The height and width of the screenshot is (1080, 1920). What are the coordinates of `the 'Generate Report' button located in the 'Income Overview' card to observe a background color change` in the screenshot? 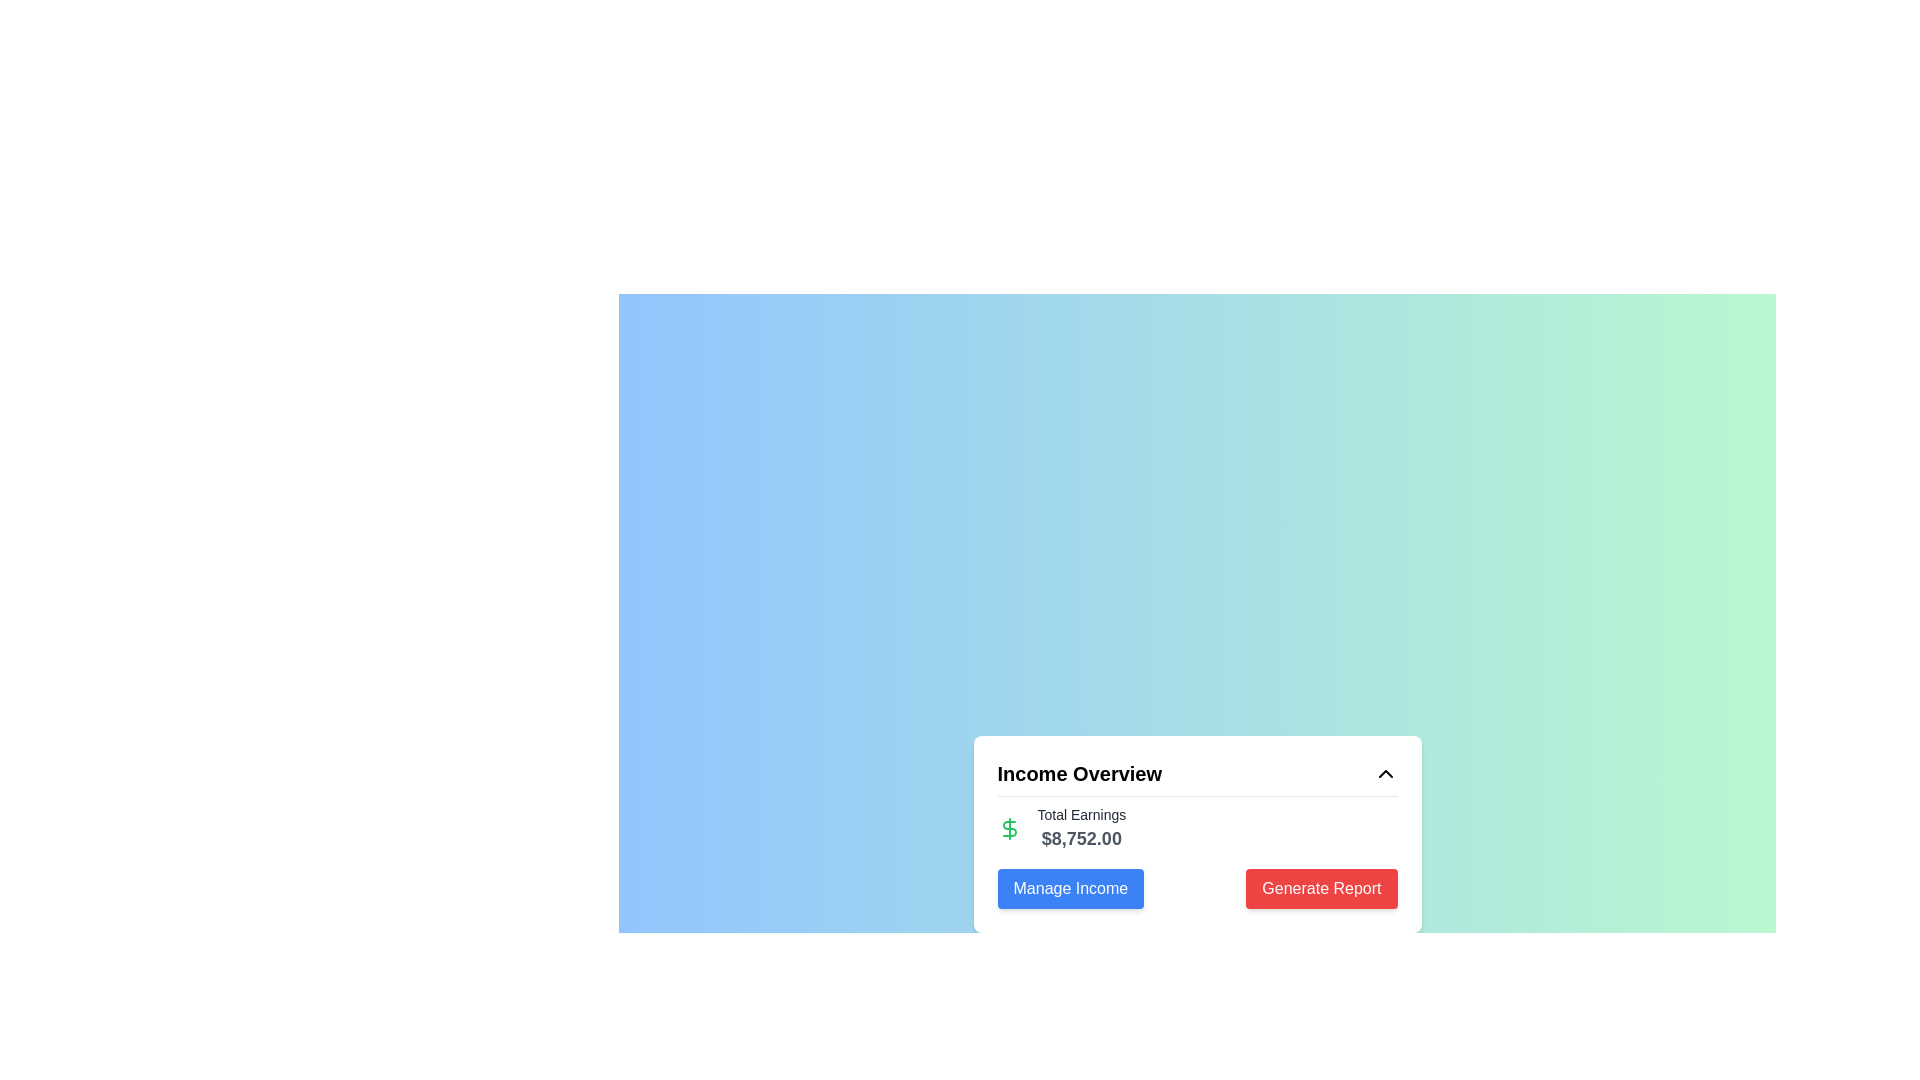 It's located at (1321, 887).